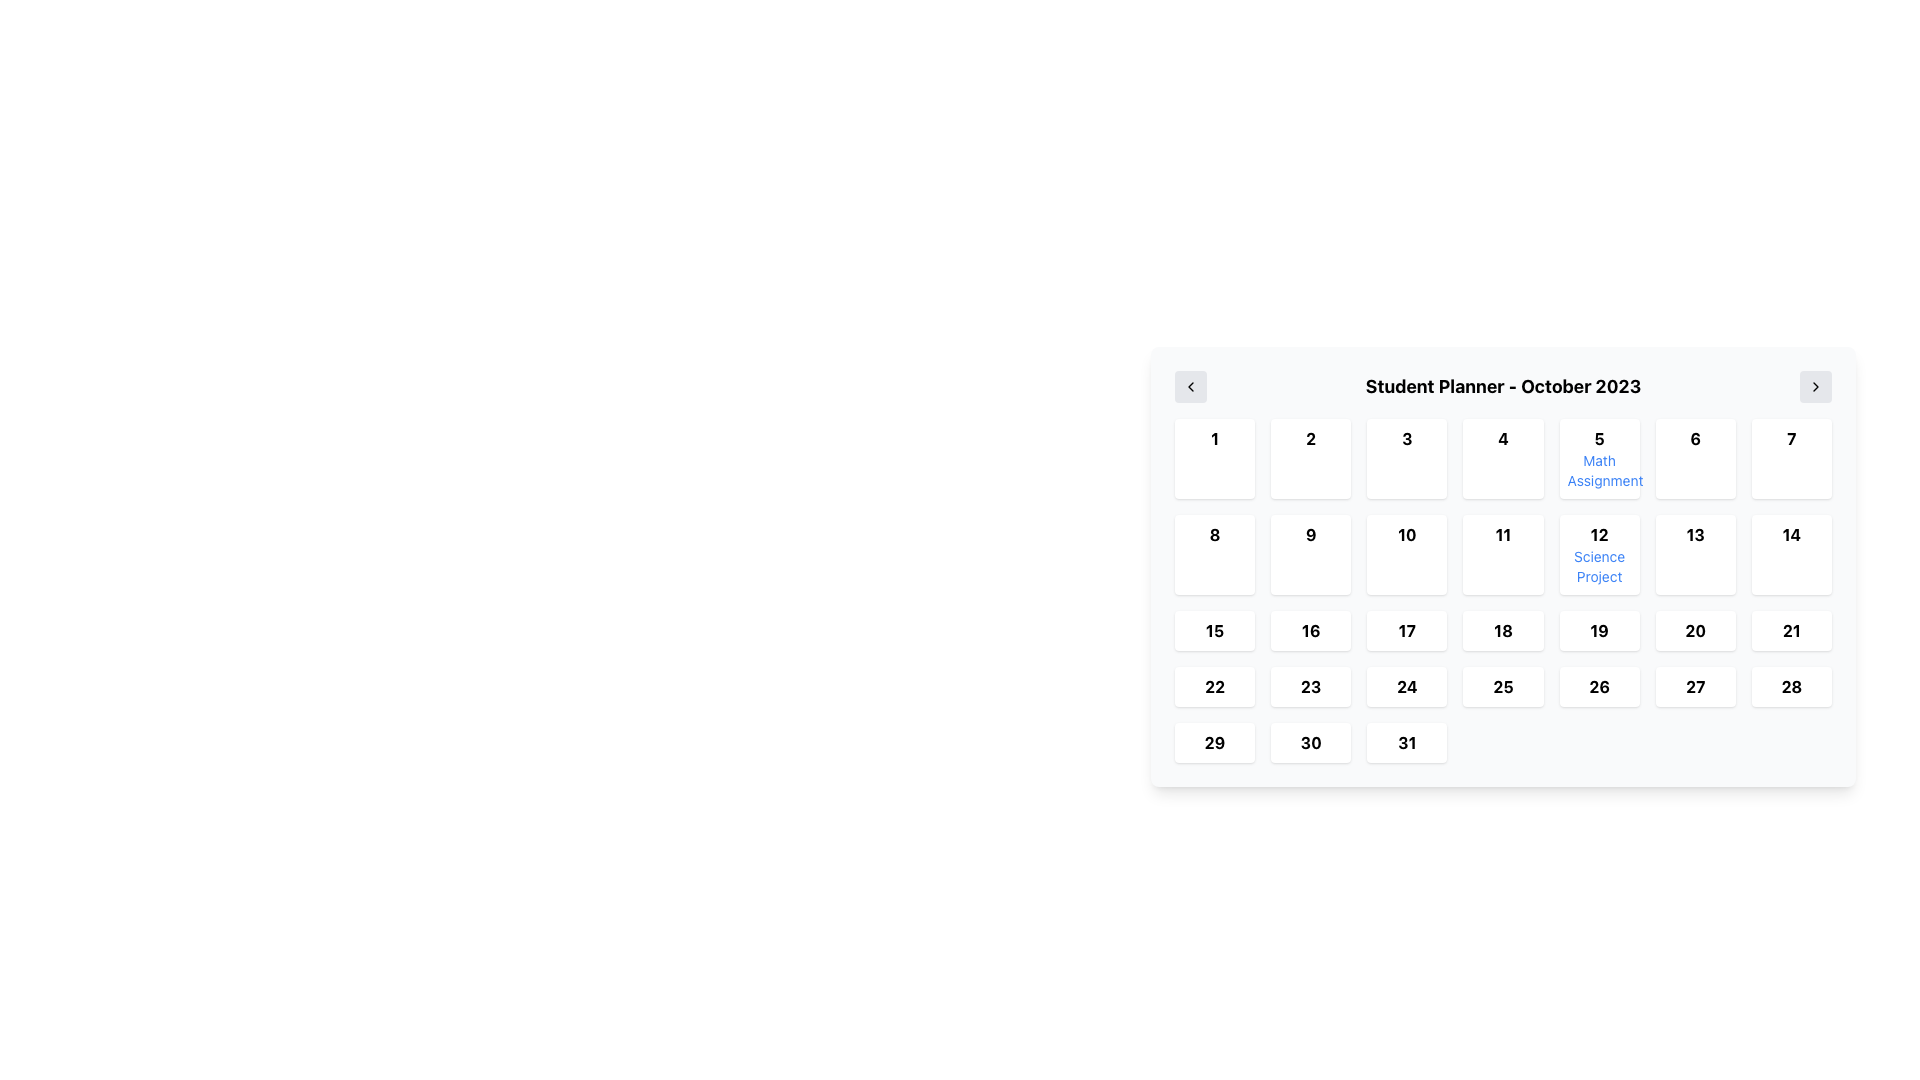 This screenshot has height=1080, width=1920. Describe the element at coordinates (1694, 555) in the screenshot. I see `the calendar date tile displaying the number '13'` at that location.